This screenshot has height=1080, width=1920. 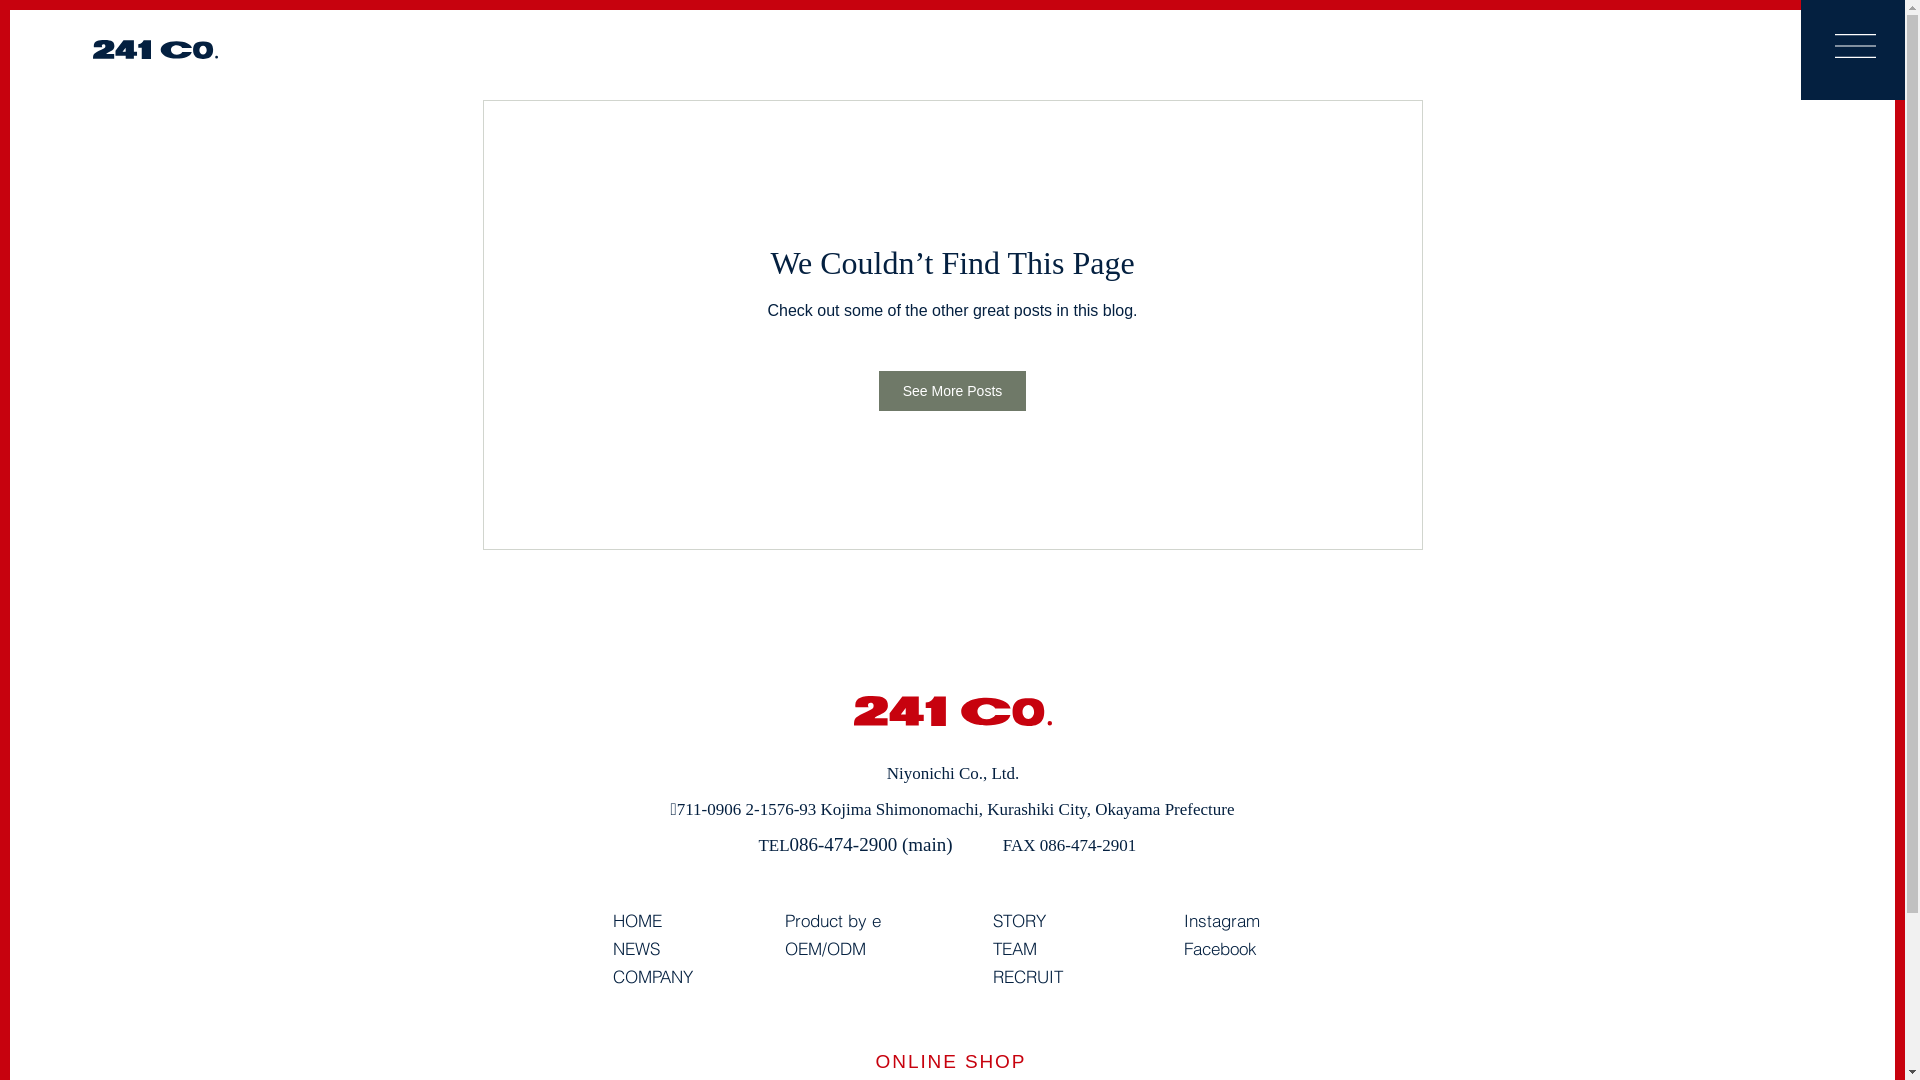 What do you see at coordinates (1219, 948) in the screenshot?
I see `'Facebook'` at bounding box center [1219, 948].